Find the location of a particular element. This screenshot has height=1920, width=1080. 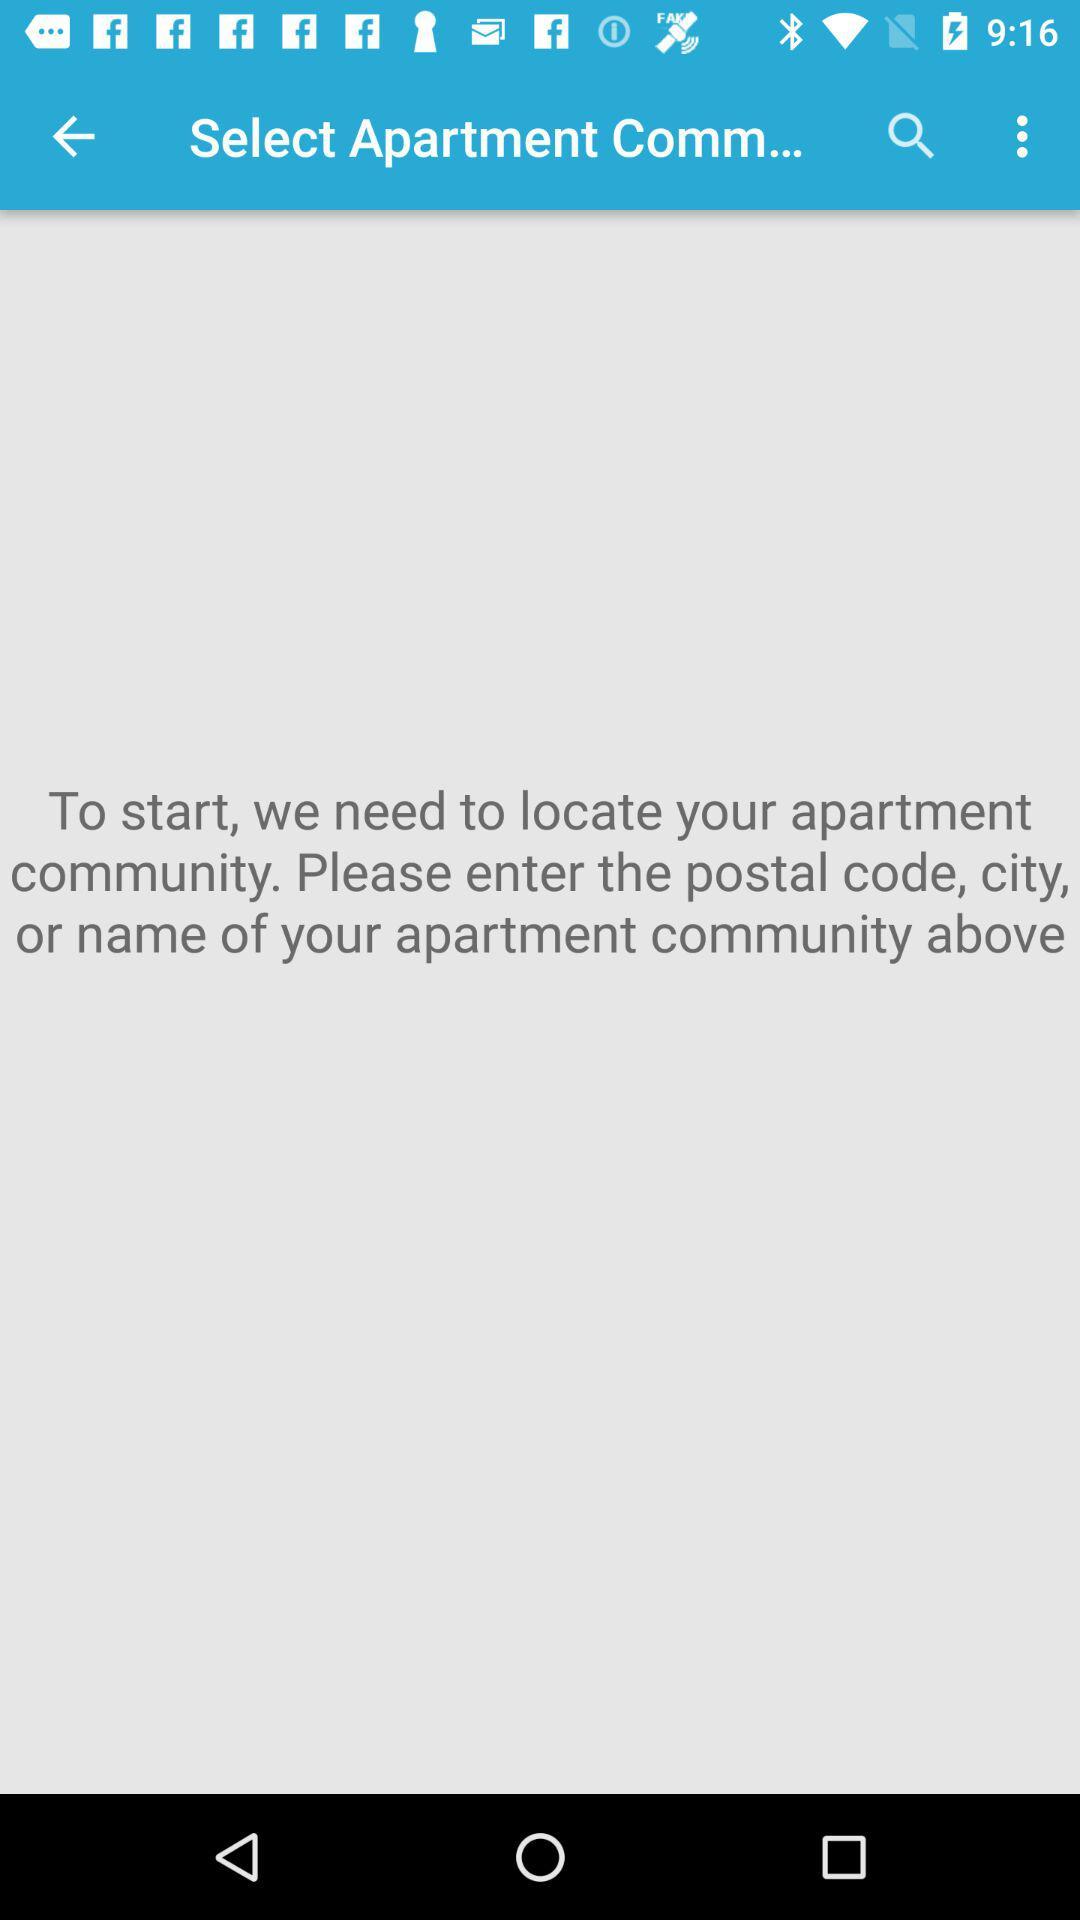

the icon next to the select apartment community app is located at coordinates (911, 135).